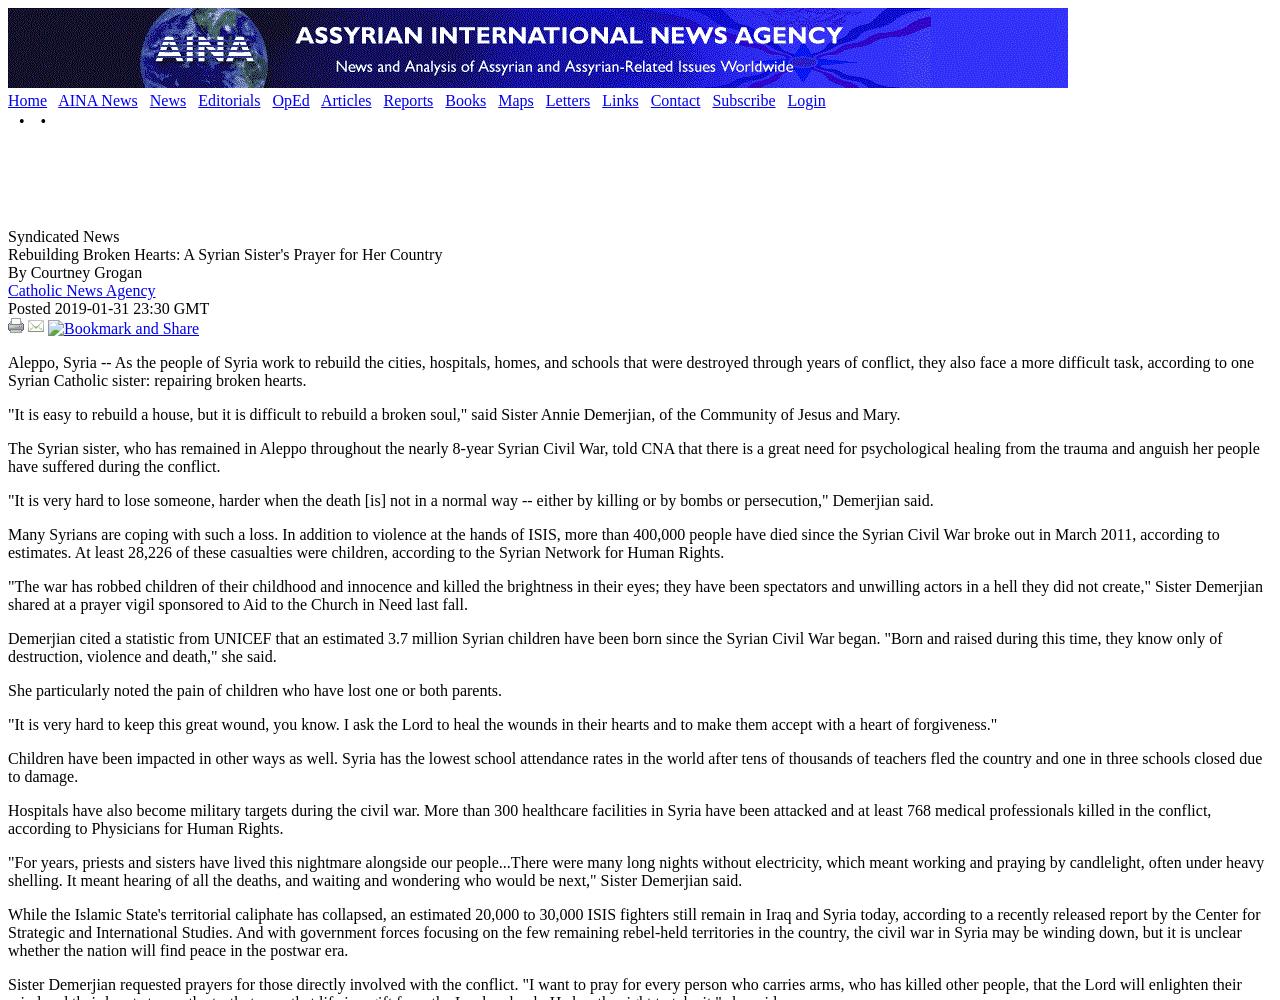 This screenshot has height=1000, width=1280. Describe the element at coordinates (502, 723) in the screenshot. I see `'"It is very hard to keep this great wound, you know. I ask the Lord to heal the wounds in their hearts and to make them accept with a heart of forgiveness."'` at that location.